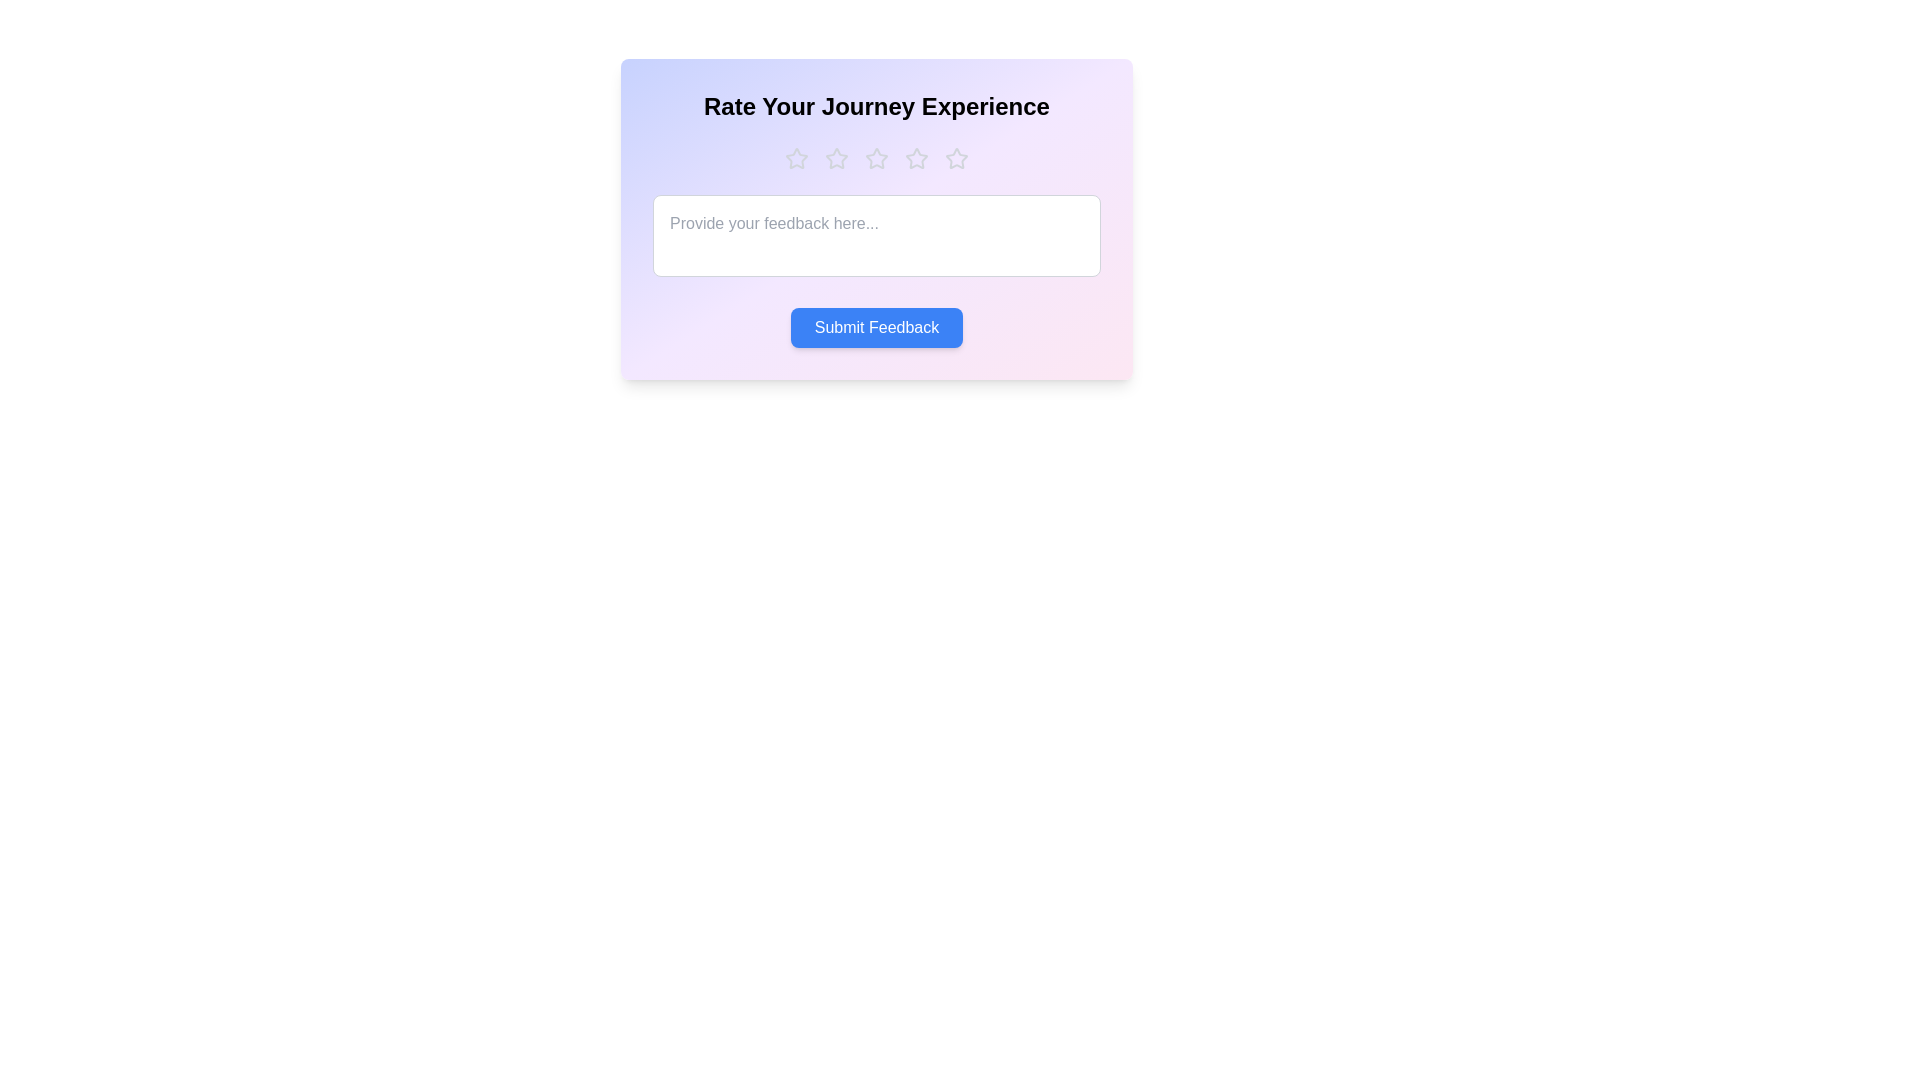 This screenshot has height=1080, width=1920. I want to click on the star corresponding to the desired rating 2 to set the rating, so click(836, 157).